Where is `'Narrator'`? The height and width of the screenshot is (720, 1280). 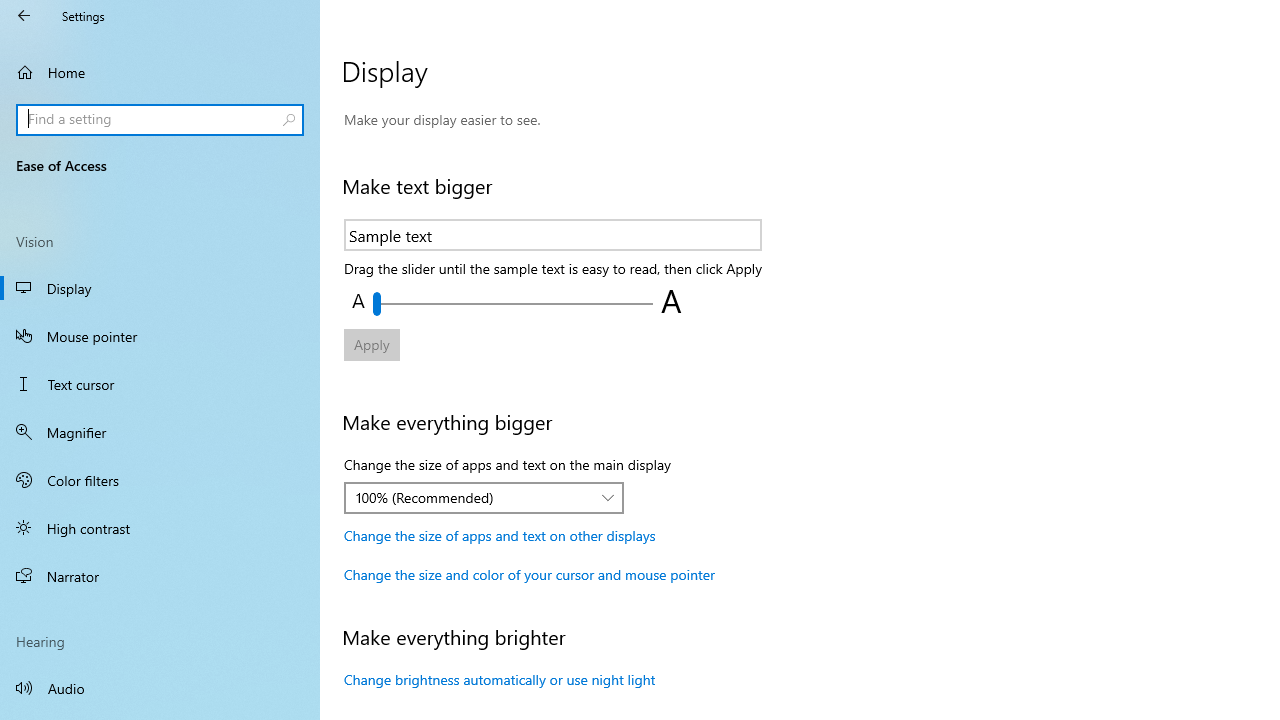 'Narrator' is located at coordinates (160, 576).